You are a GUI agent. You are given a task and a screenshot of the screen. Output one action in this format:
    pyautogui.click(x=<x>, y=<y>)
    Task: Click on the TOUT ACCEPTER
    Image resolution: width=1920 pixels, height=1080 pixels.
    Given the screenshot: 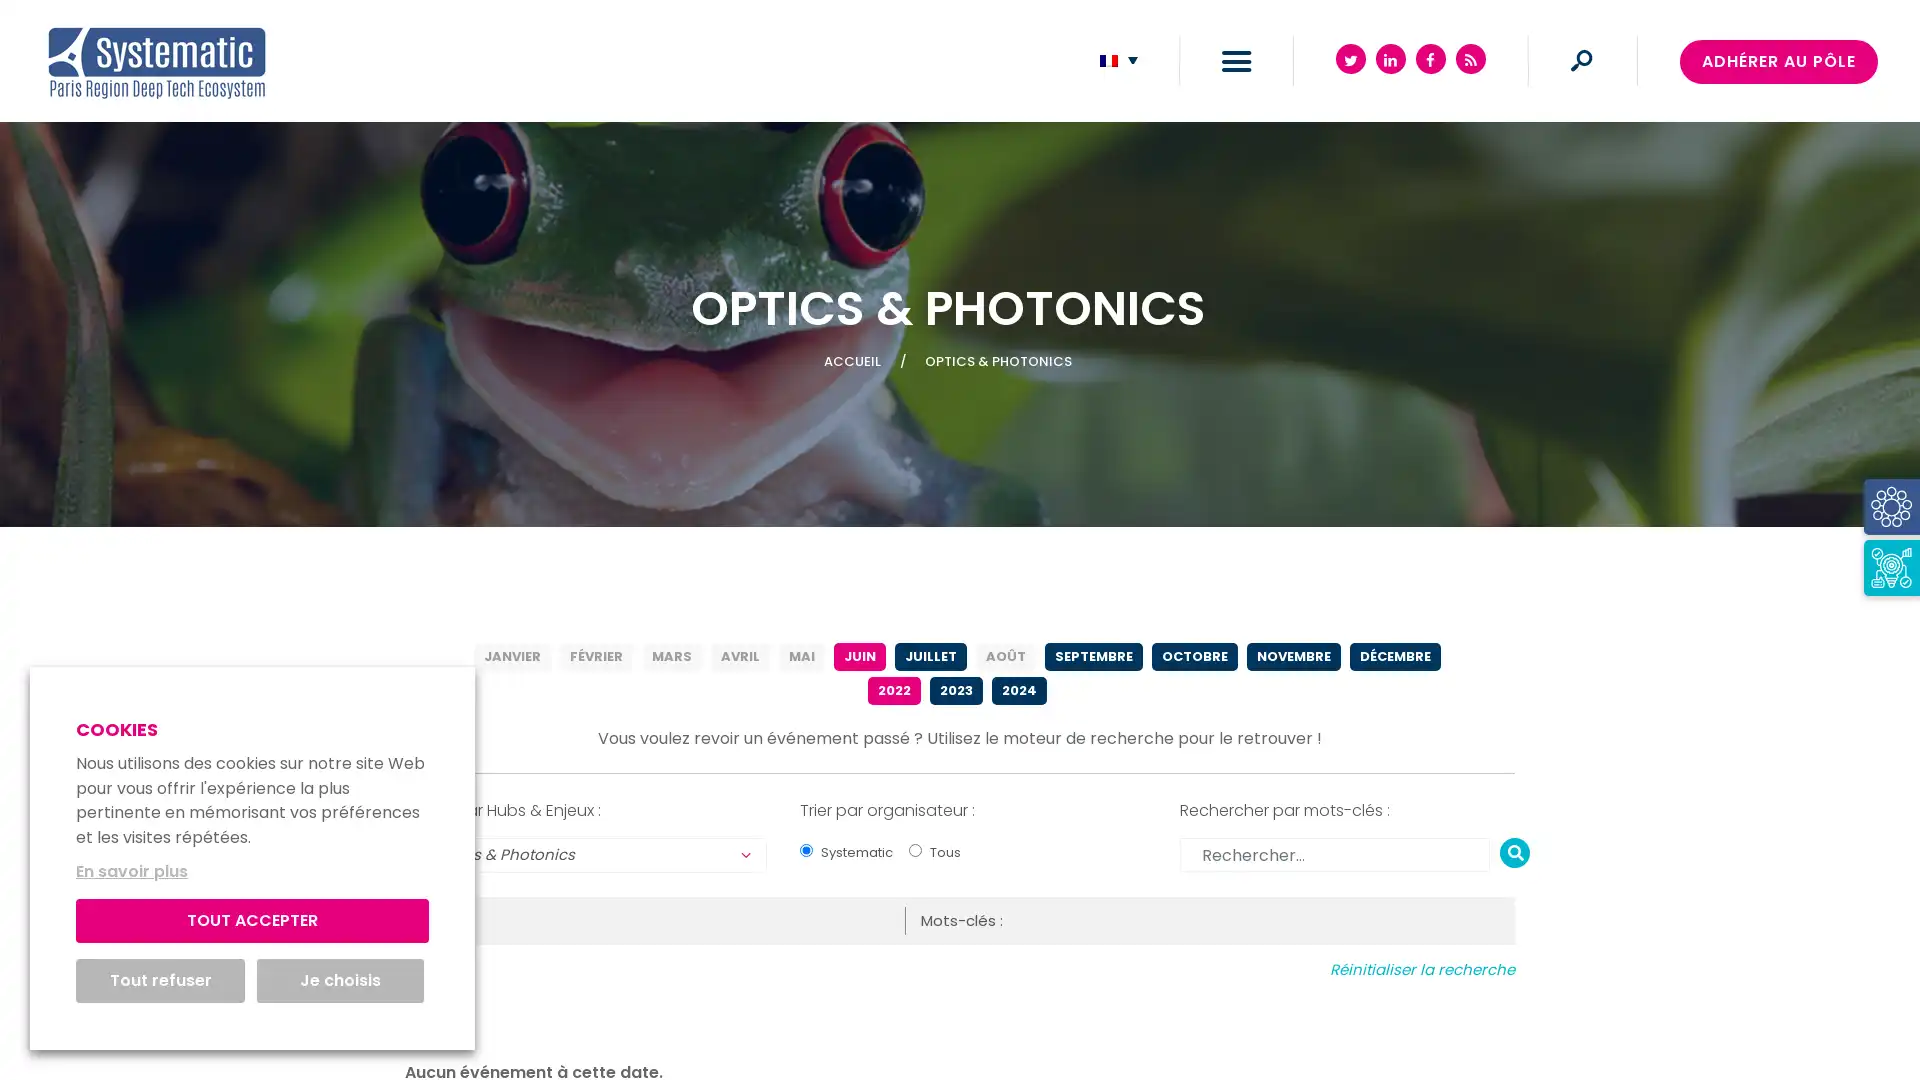 What is the action you would take?
    pyautogui.click(x=251, y=921)
    